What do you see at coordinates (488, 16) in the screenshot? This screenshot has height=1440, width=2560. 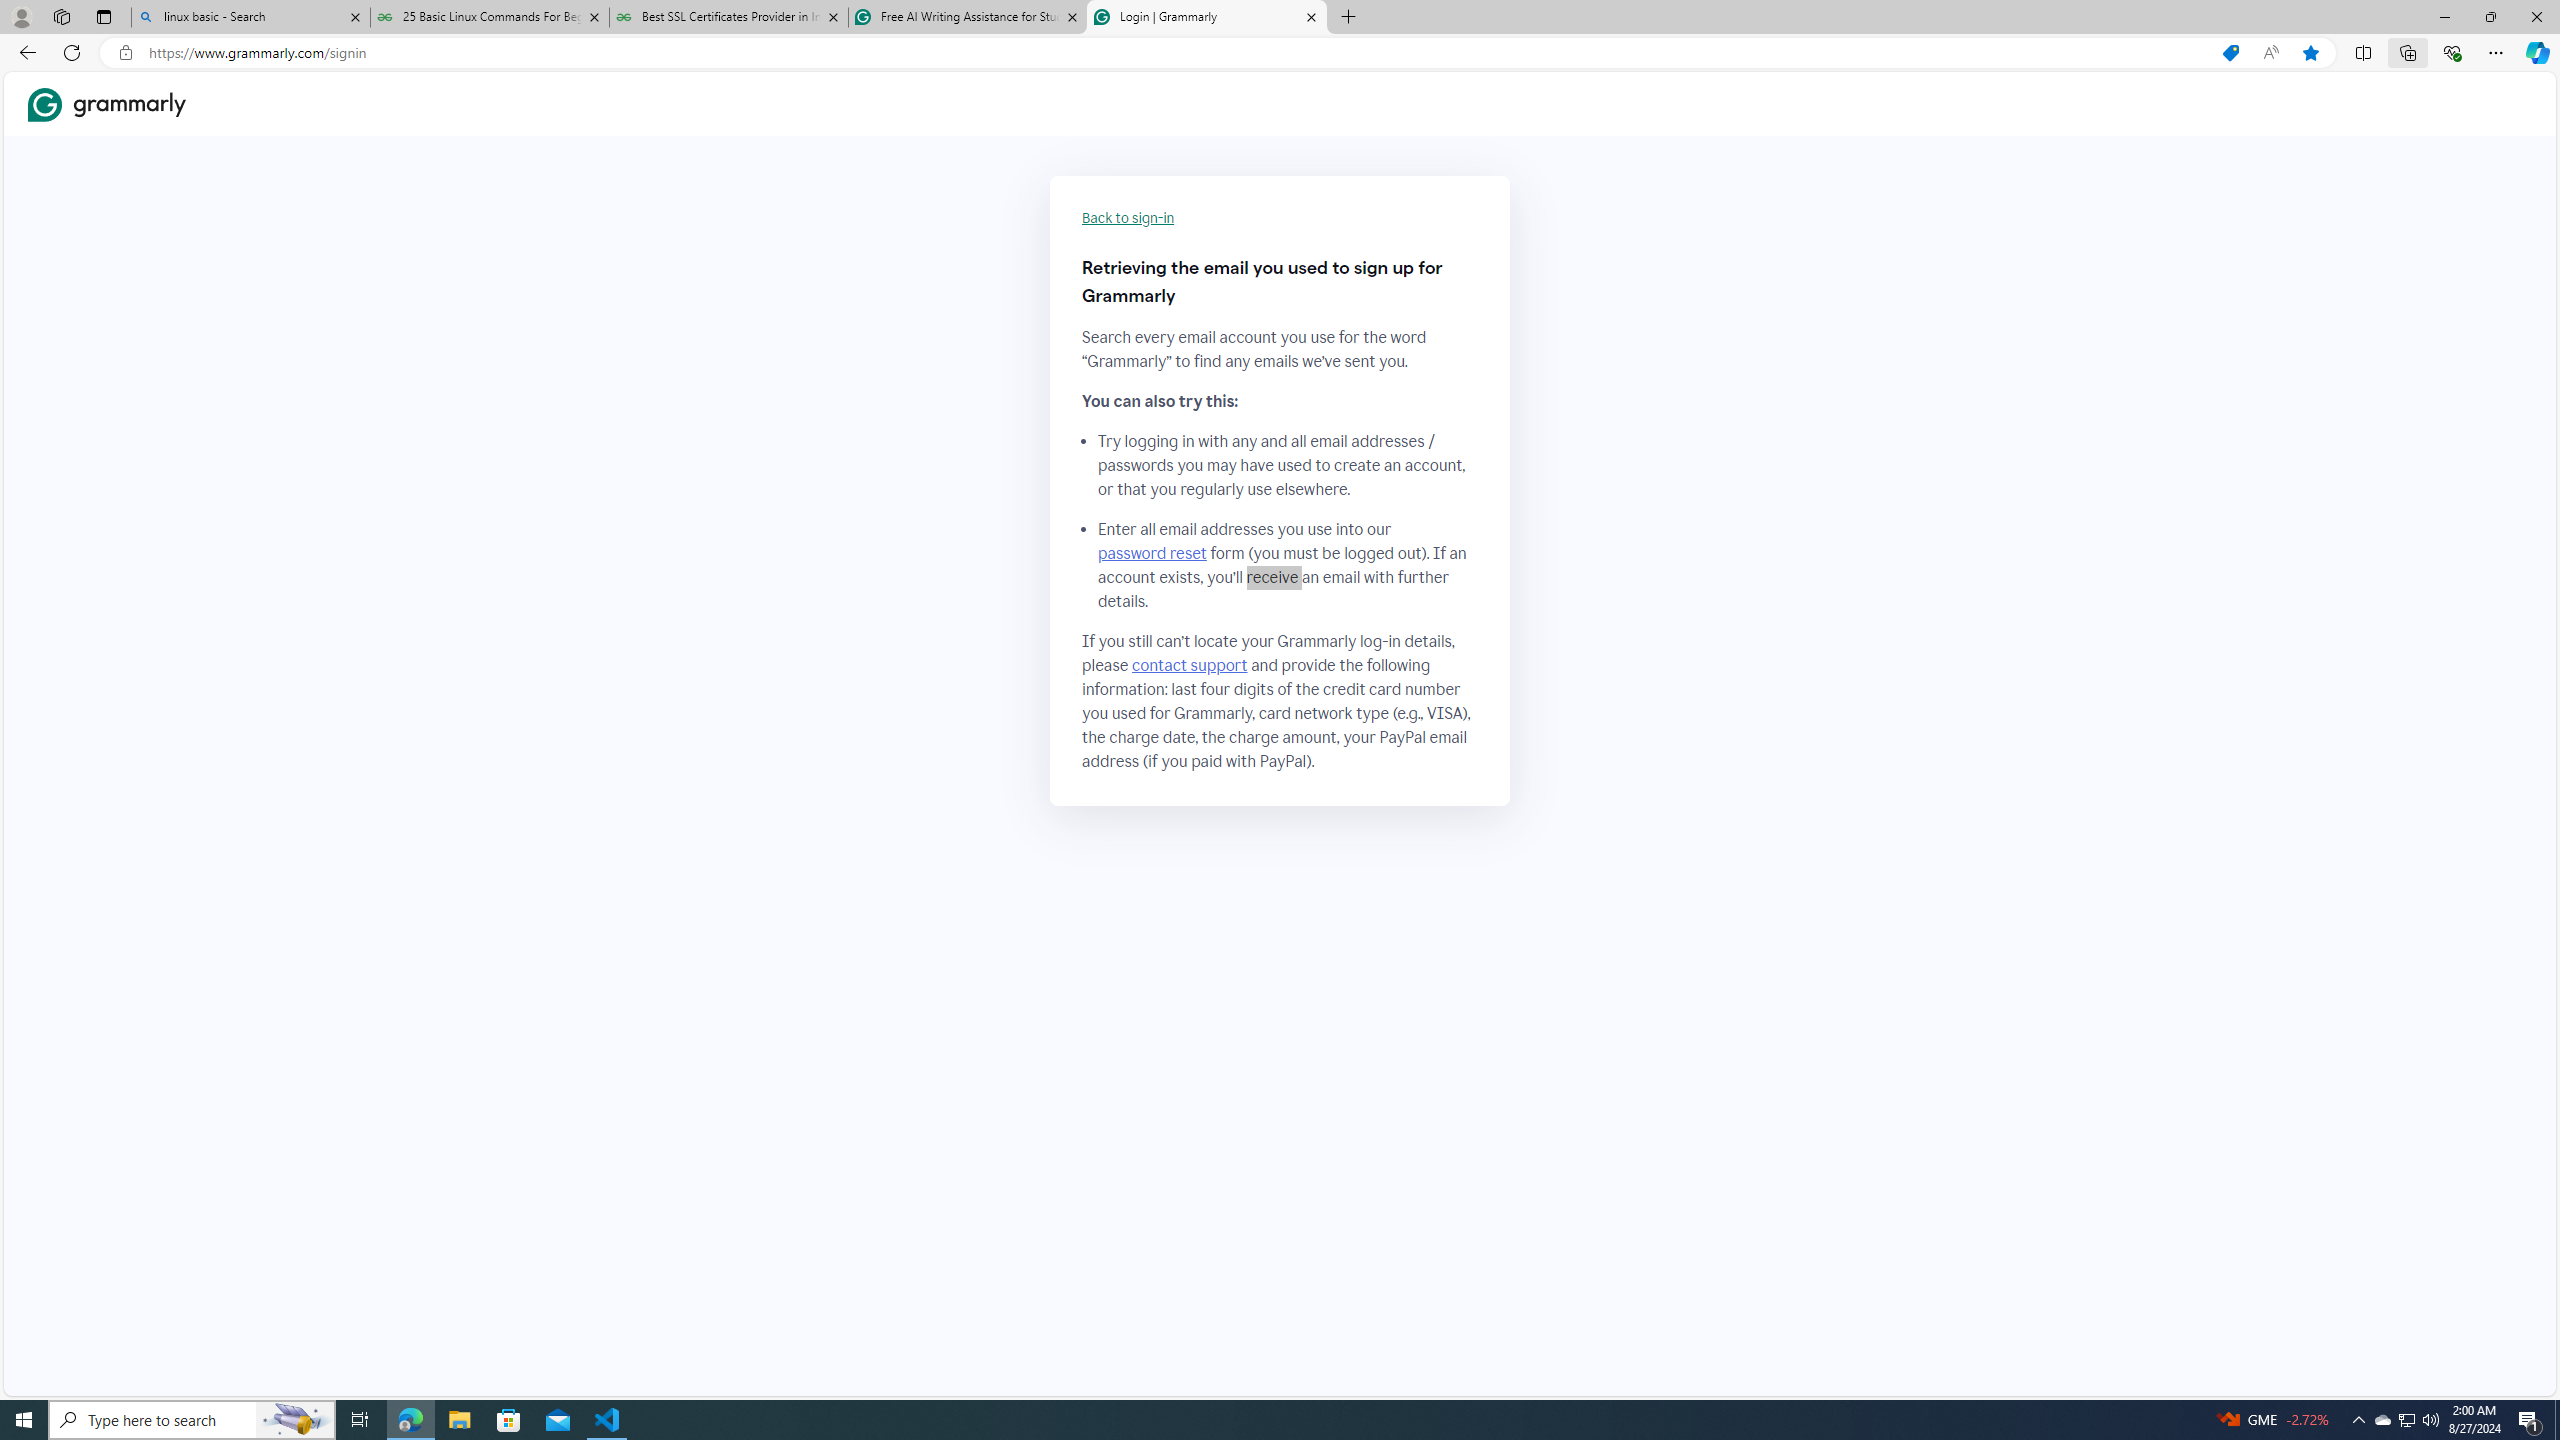 I see `'25 Basic Linux Commands For Beginners - GeeksforGeeks'` at bounding box center [488, 16].